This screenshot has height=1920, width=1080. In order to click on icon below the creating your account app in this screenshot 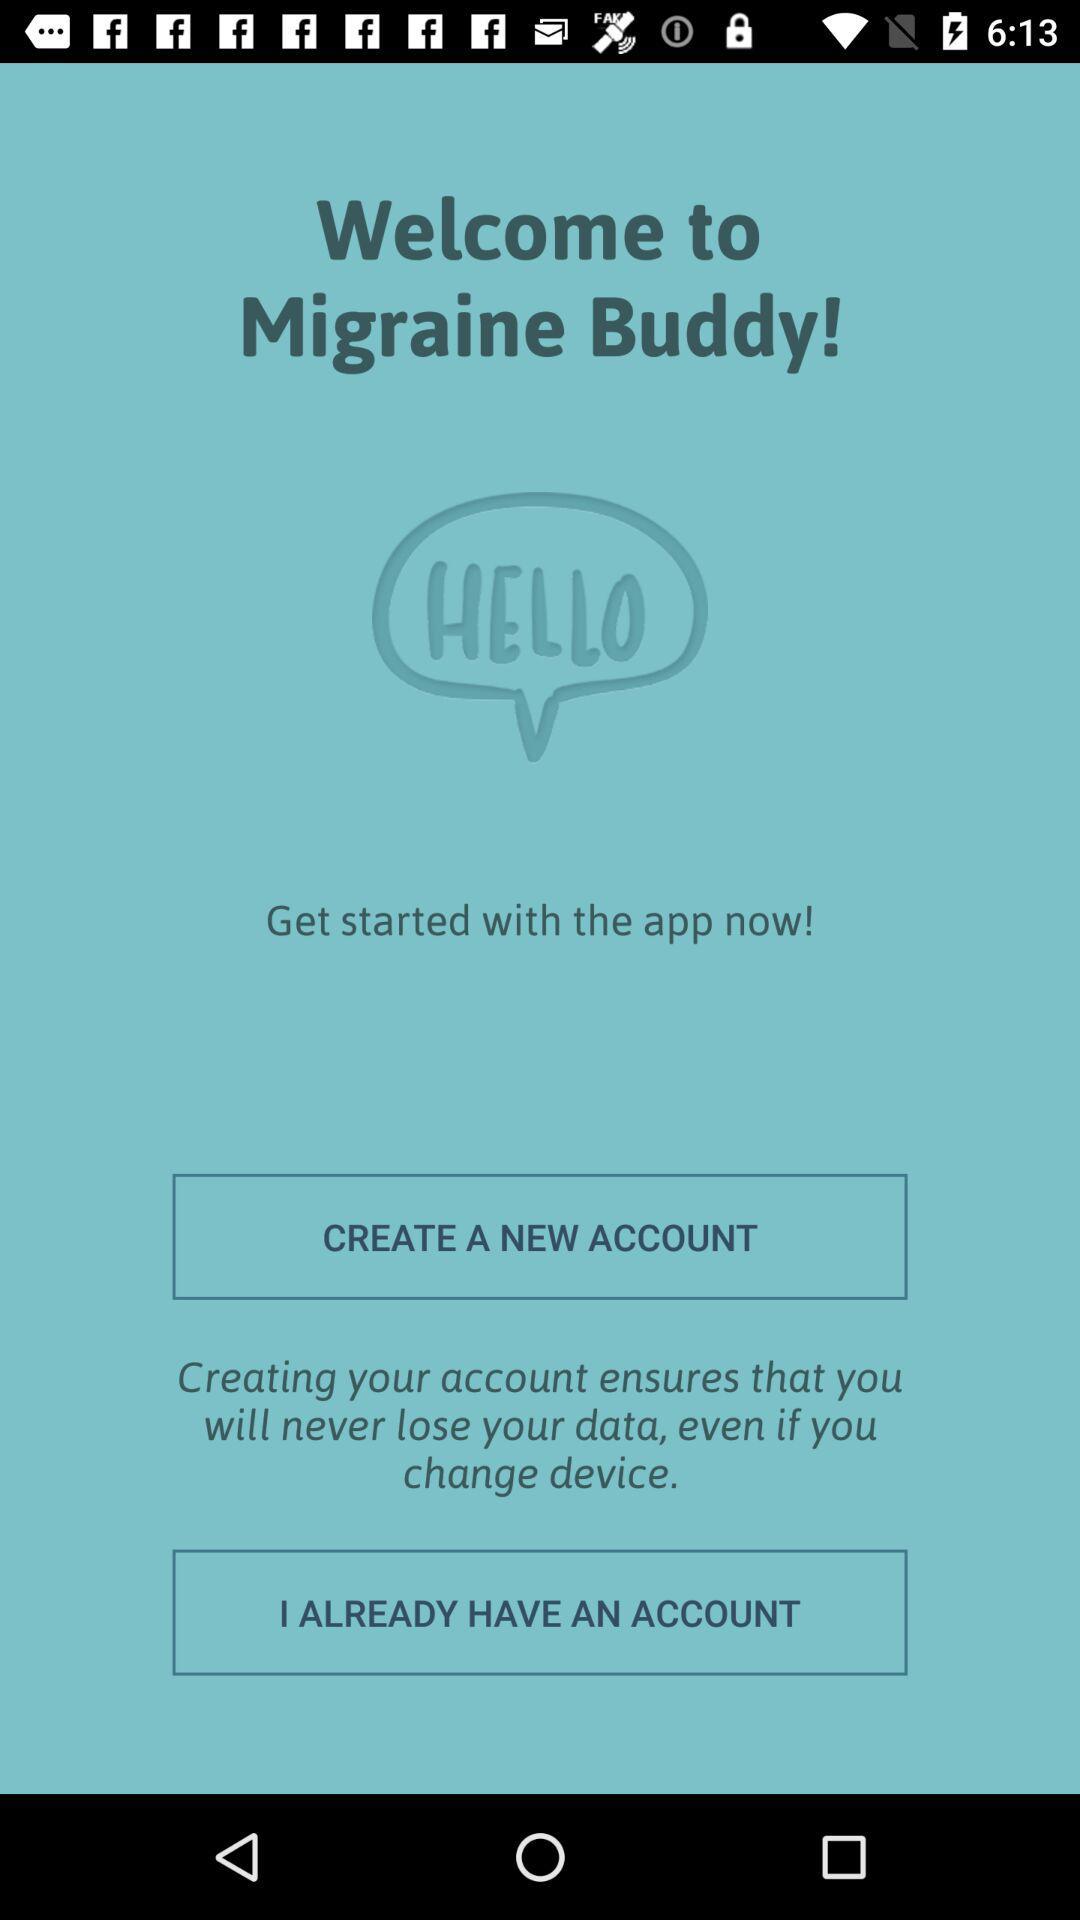, I will do `click(540, 1612)`.